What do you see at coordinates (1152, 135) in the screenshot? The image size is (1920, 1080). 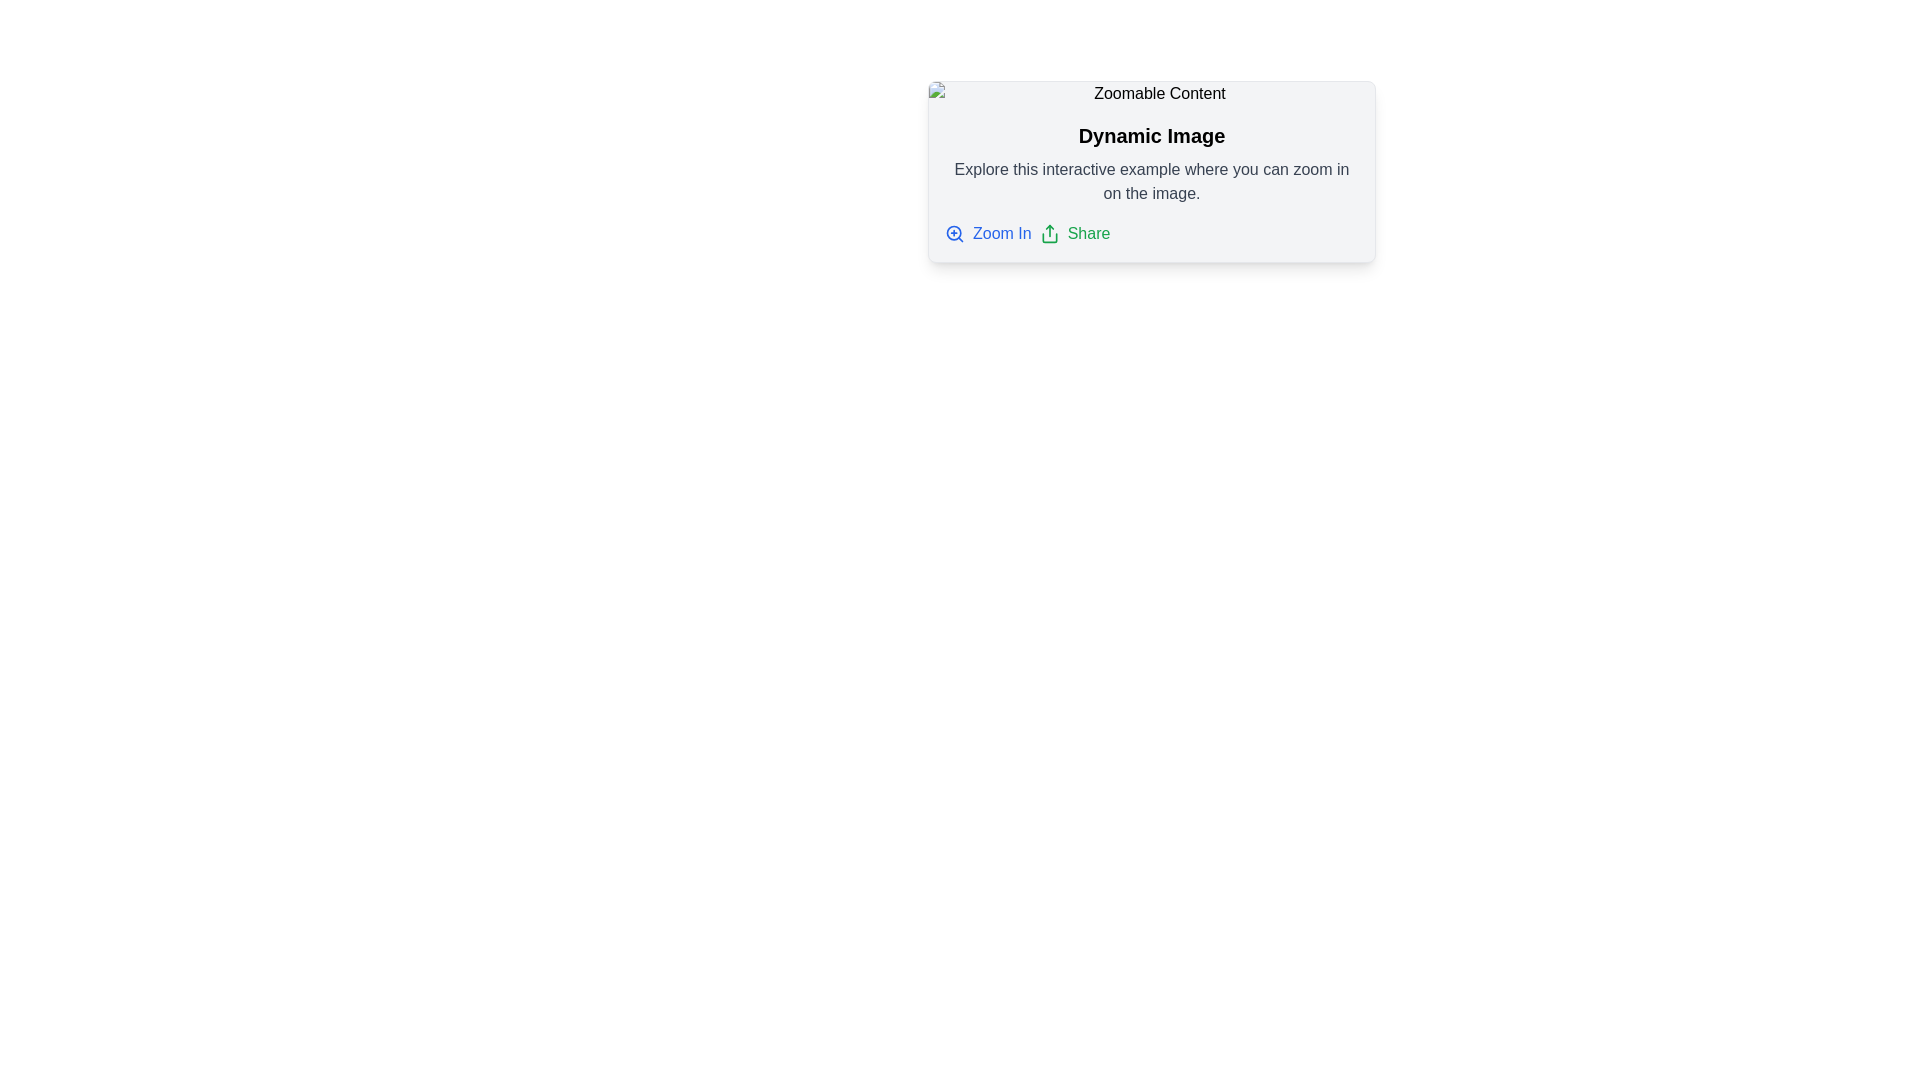 I see `the bold text component displaying 'Dynamic Image', which is prominently positioned above the descriptive text and interactive controls` at bounding box center [1152, 135].